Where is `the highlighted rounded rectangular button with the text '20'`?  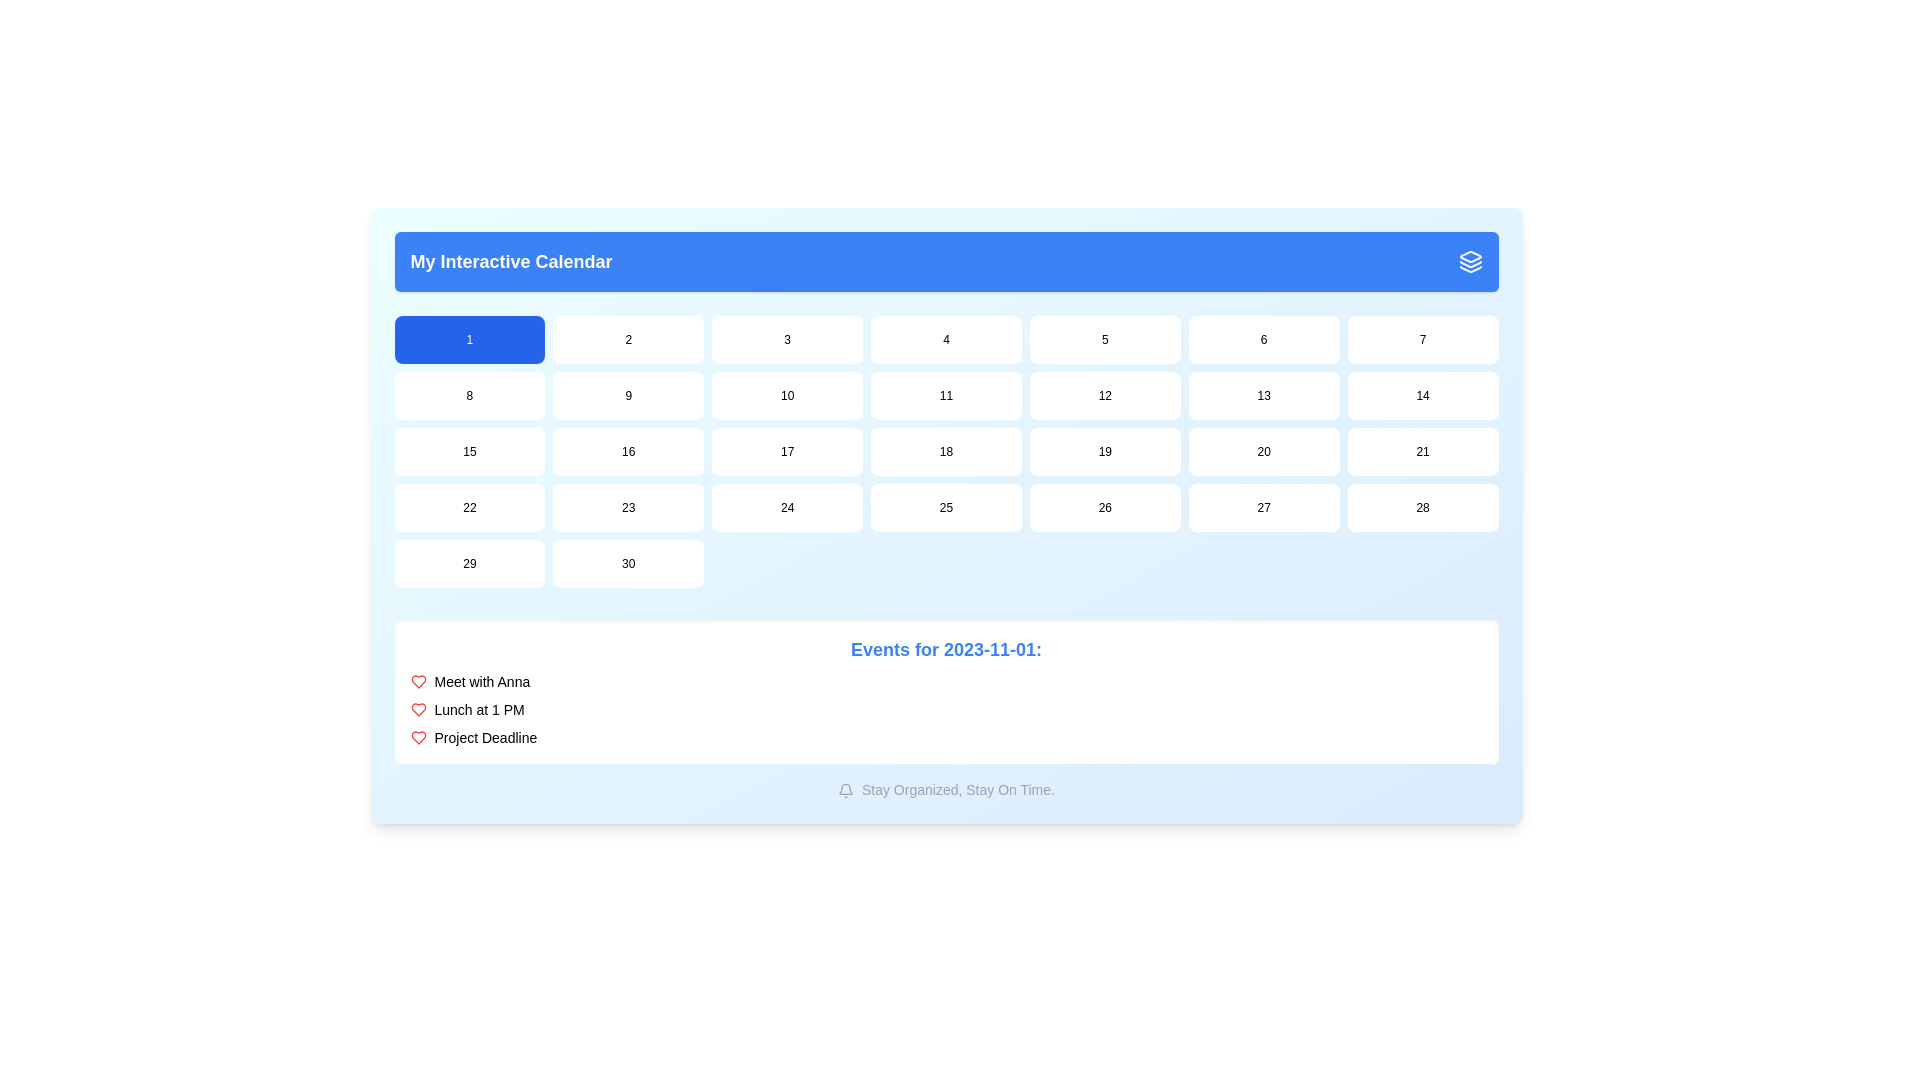 the highlighted rounded rectangular button with the text '20' is located at coordinates (1263, 451).